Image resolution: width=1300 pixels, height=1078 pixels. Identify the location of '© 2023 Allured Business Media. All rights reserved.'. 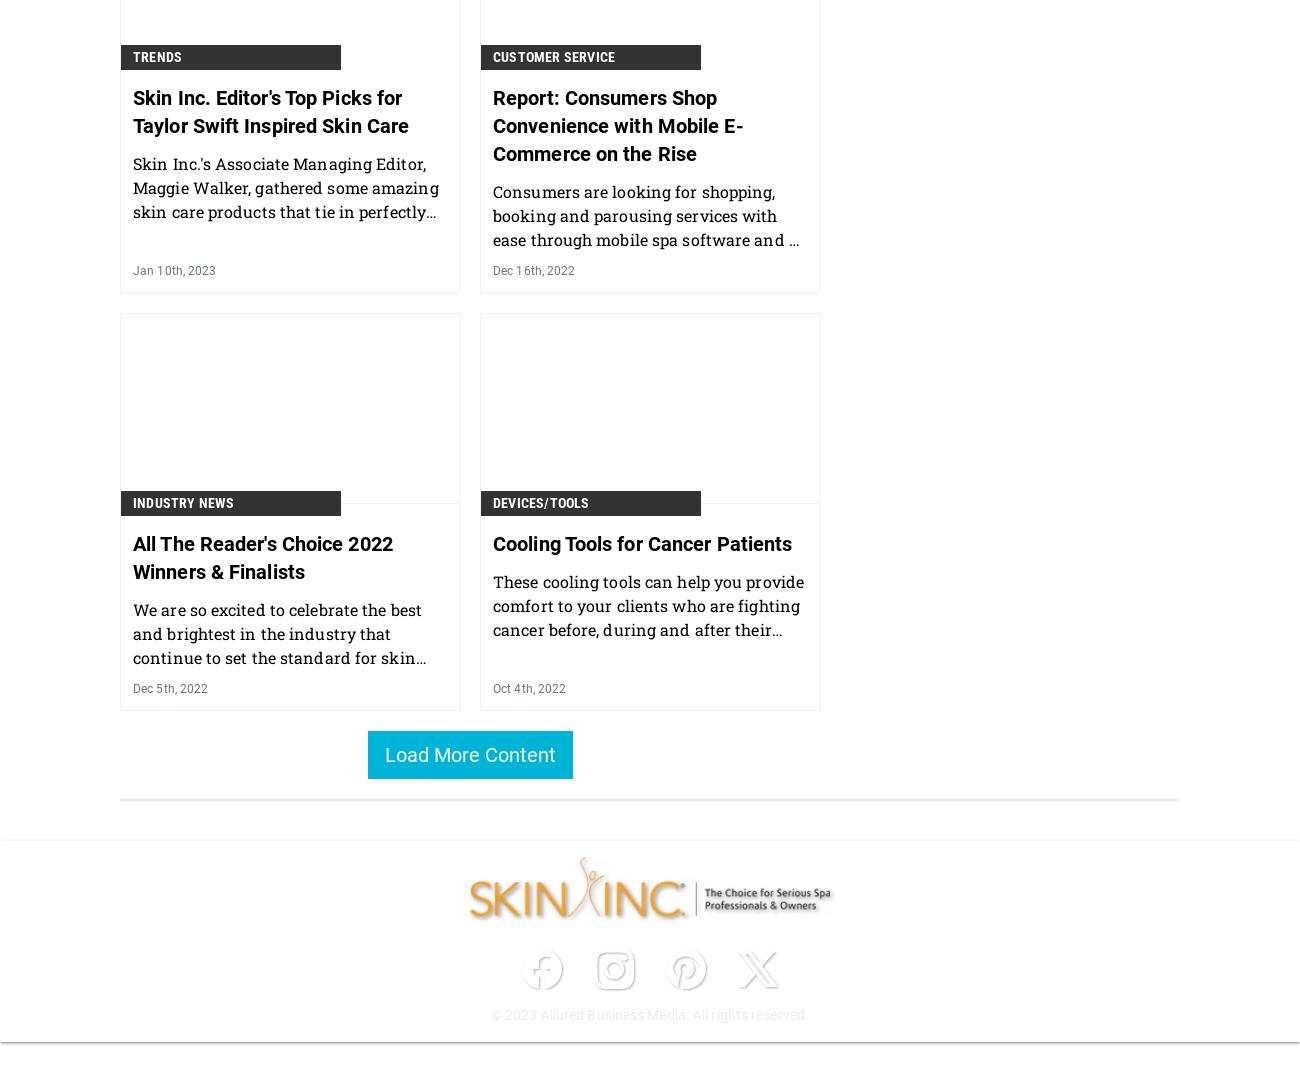
(649, 1012).